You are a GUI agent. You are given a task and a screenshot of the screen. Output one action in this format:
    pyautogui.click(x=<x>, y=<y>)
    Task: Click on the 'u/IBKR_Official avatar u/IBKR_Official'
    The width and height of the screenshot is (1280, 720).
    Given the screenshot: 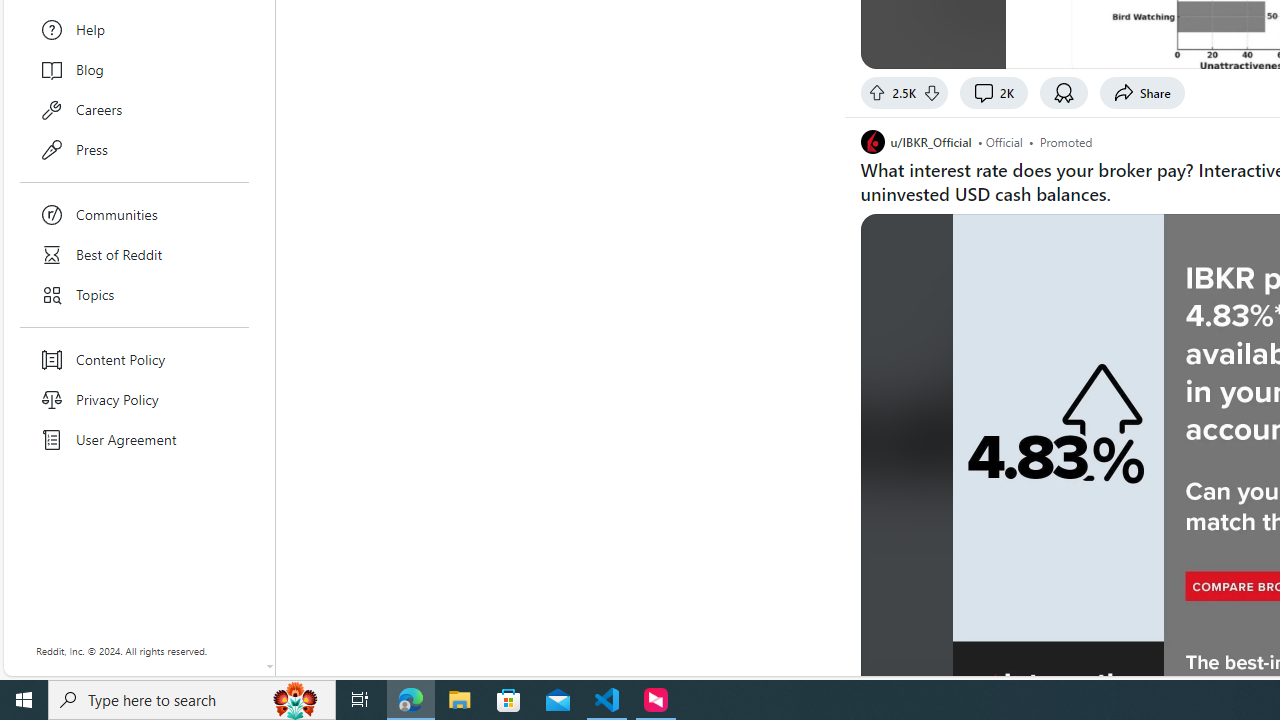 What is the action you would take?
    pyautogui.click(x=914, y=140)
    